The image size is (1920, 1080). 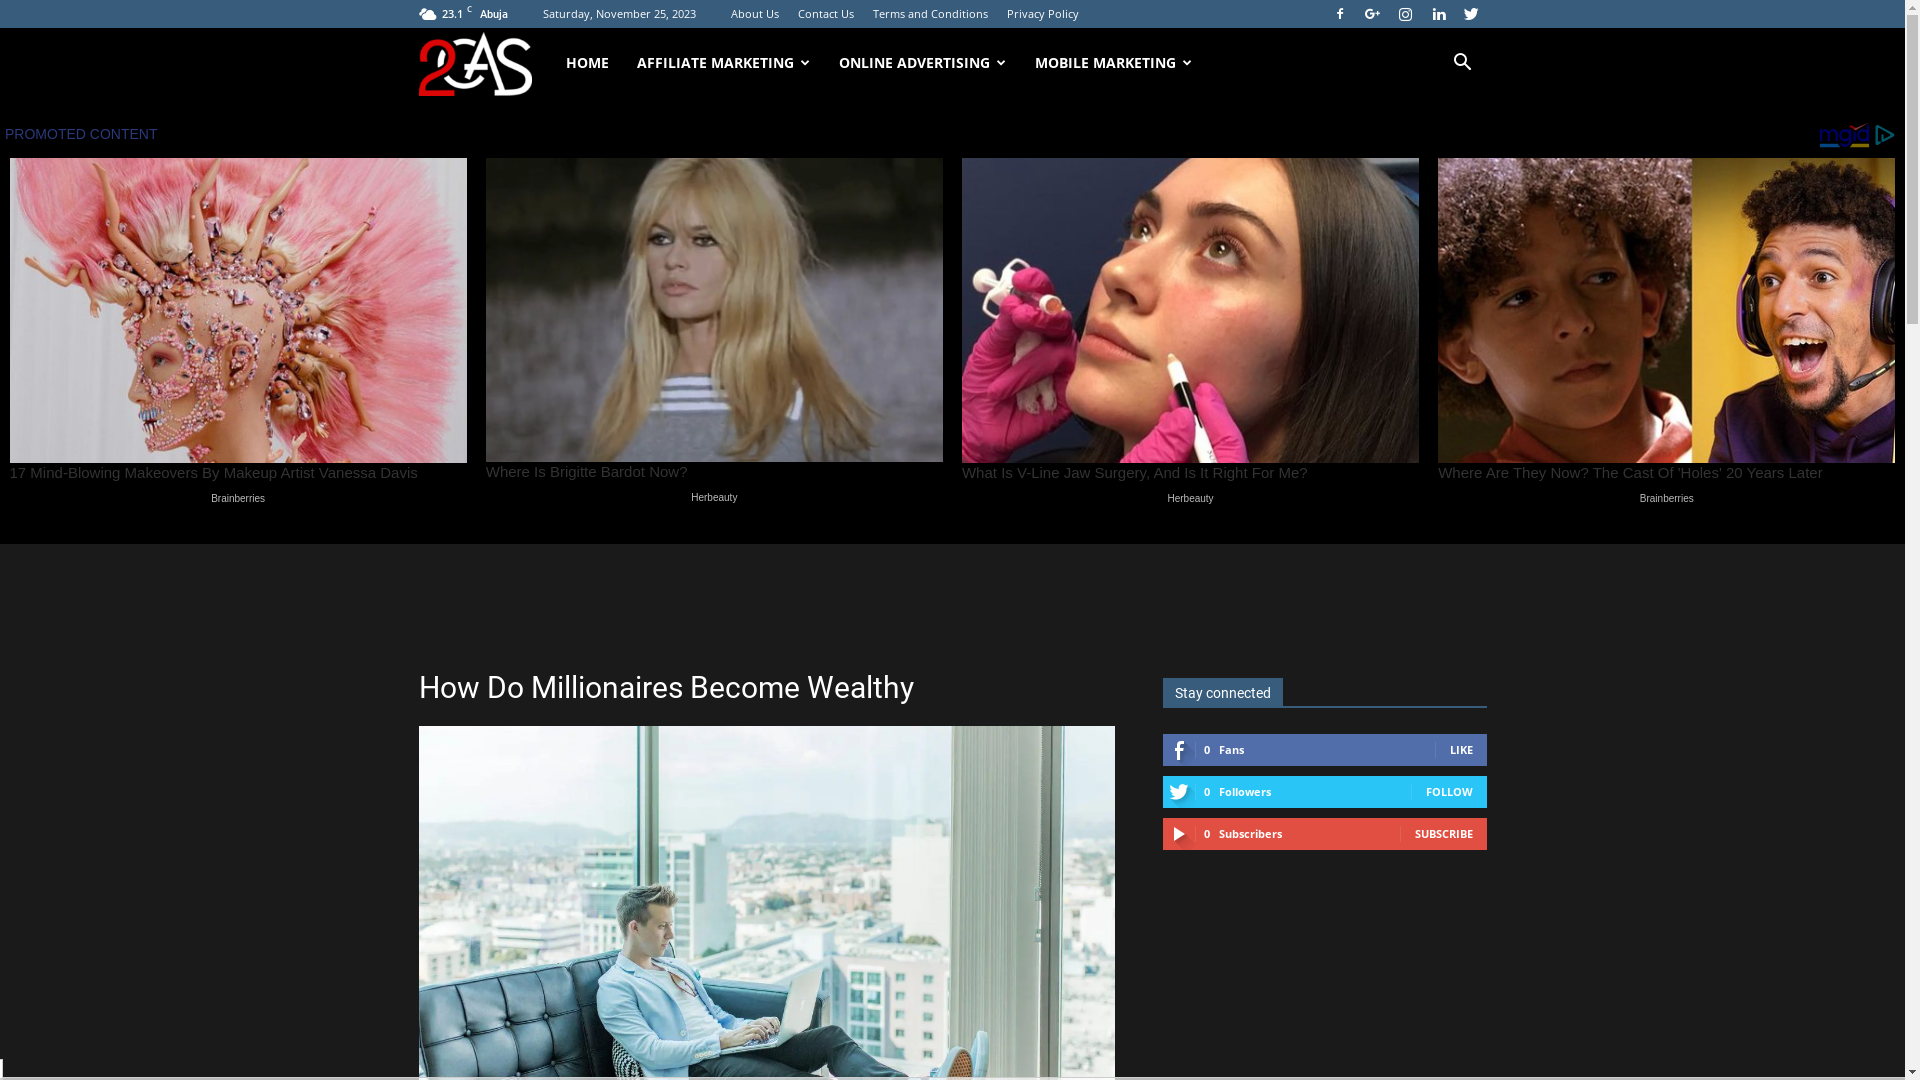 I want to click on 'About Us', so click(x=752, y=13).